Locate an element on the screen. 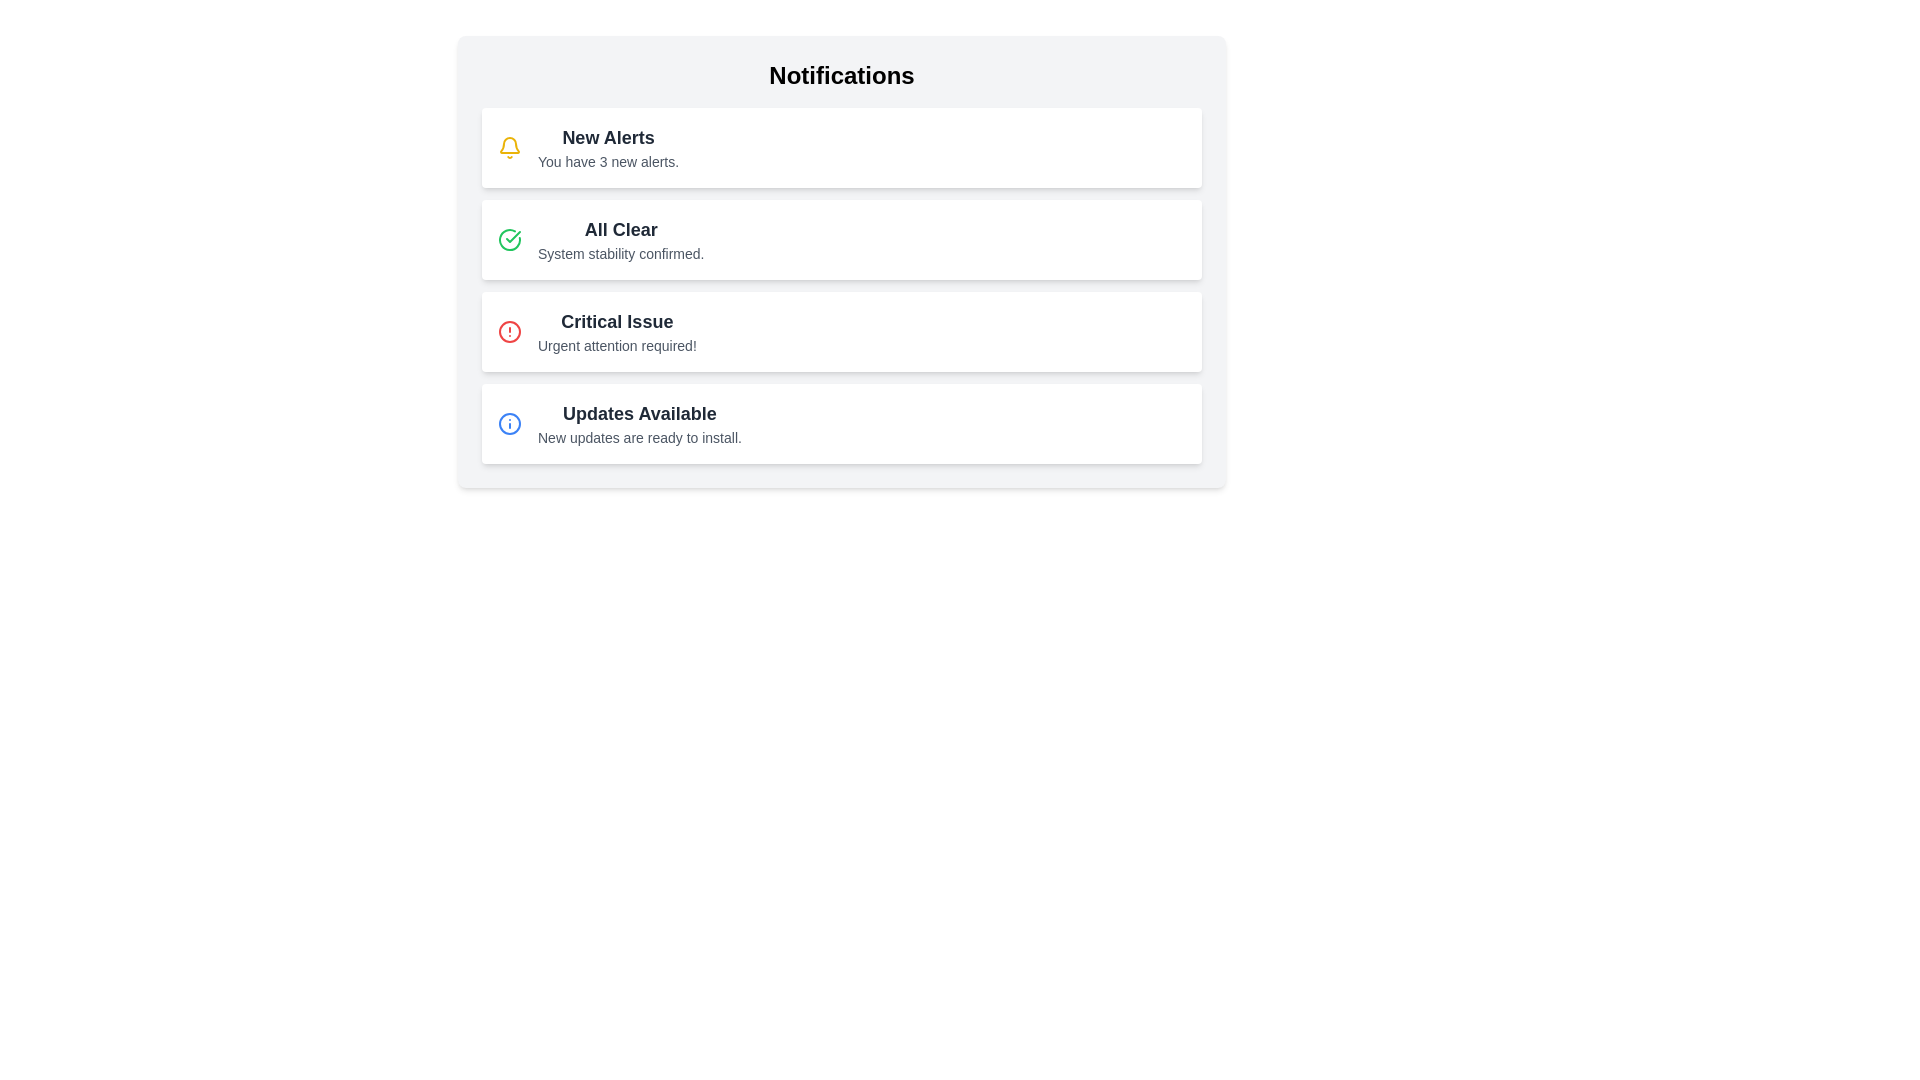  'Critical Issue' text label, which is the first text component of the third notification item in the Notifications list is located at coordinates (616, 320).